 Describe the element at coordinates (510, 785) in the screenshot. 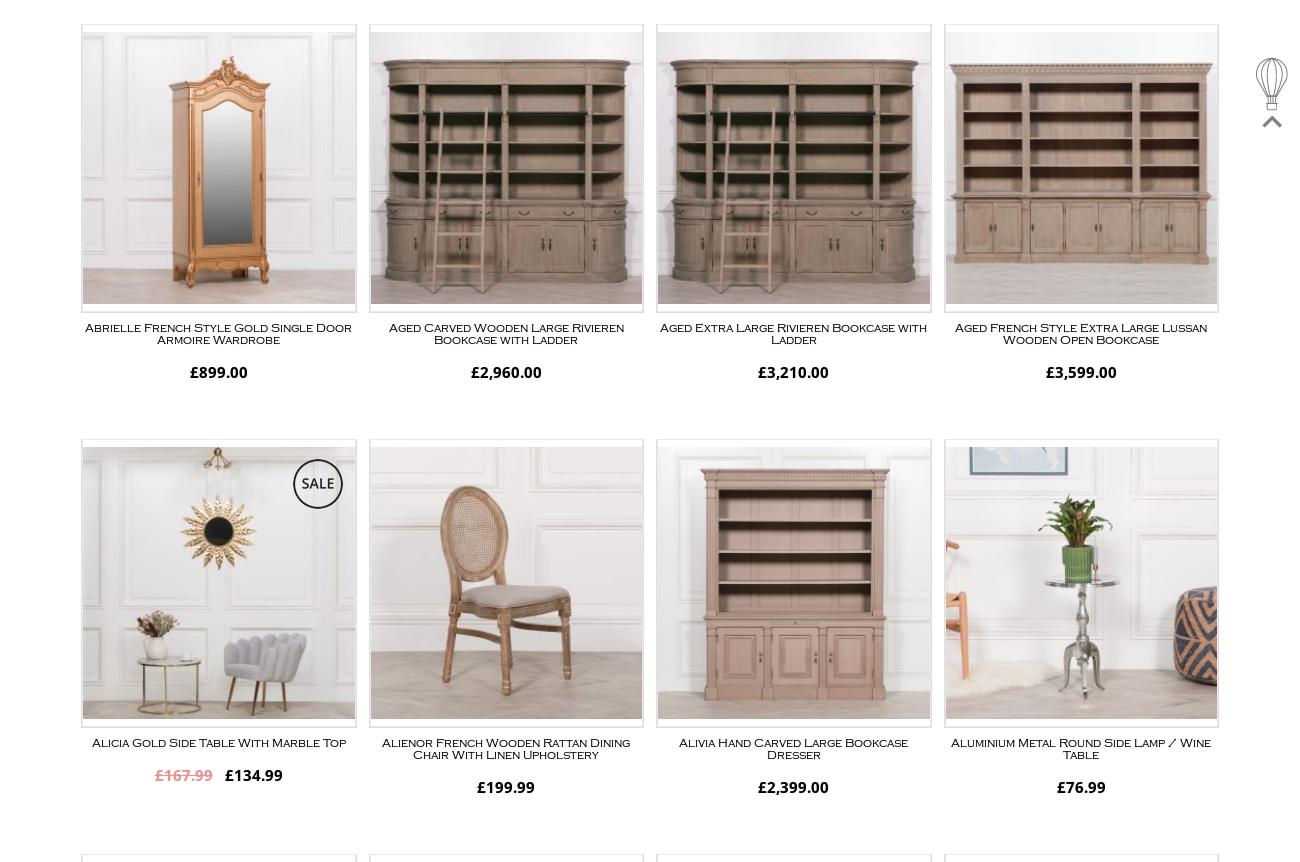

I see `'199.99'` at that location.